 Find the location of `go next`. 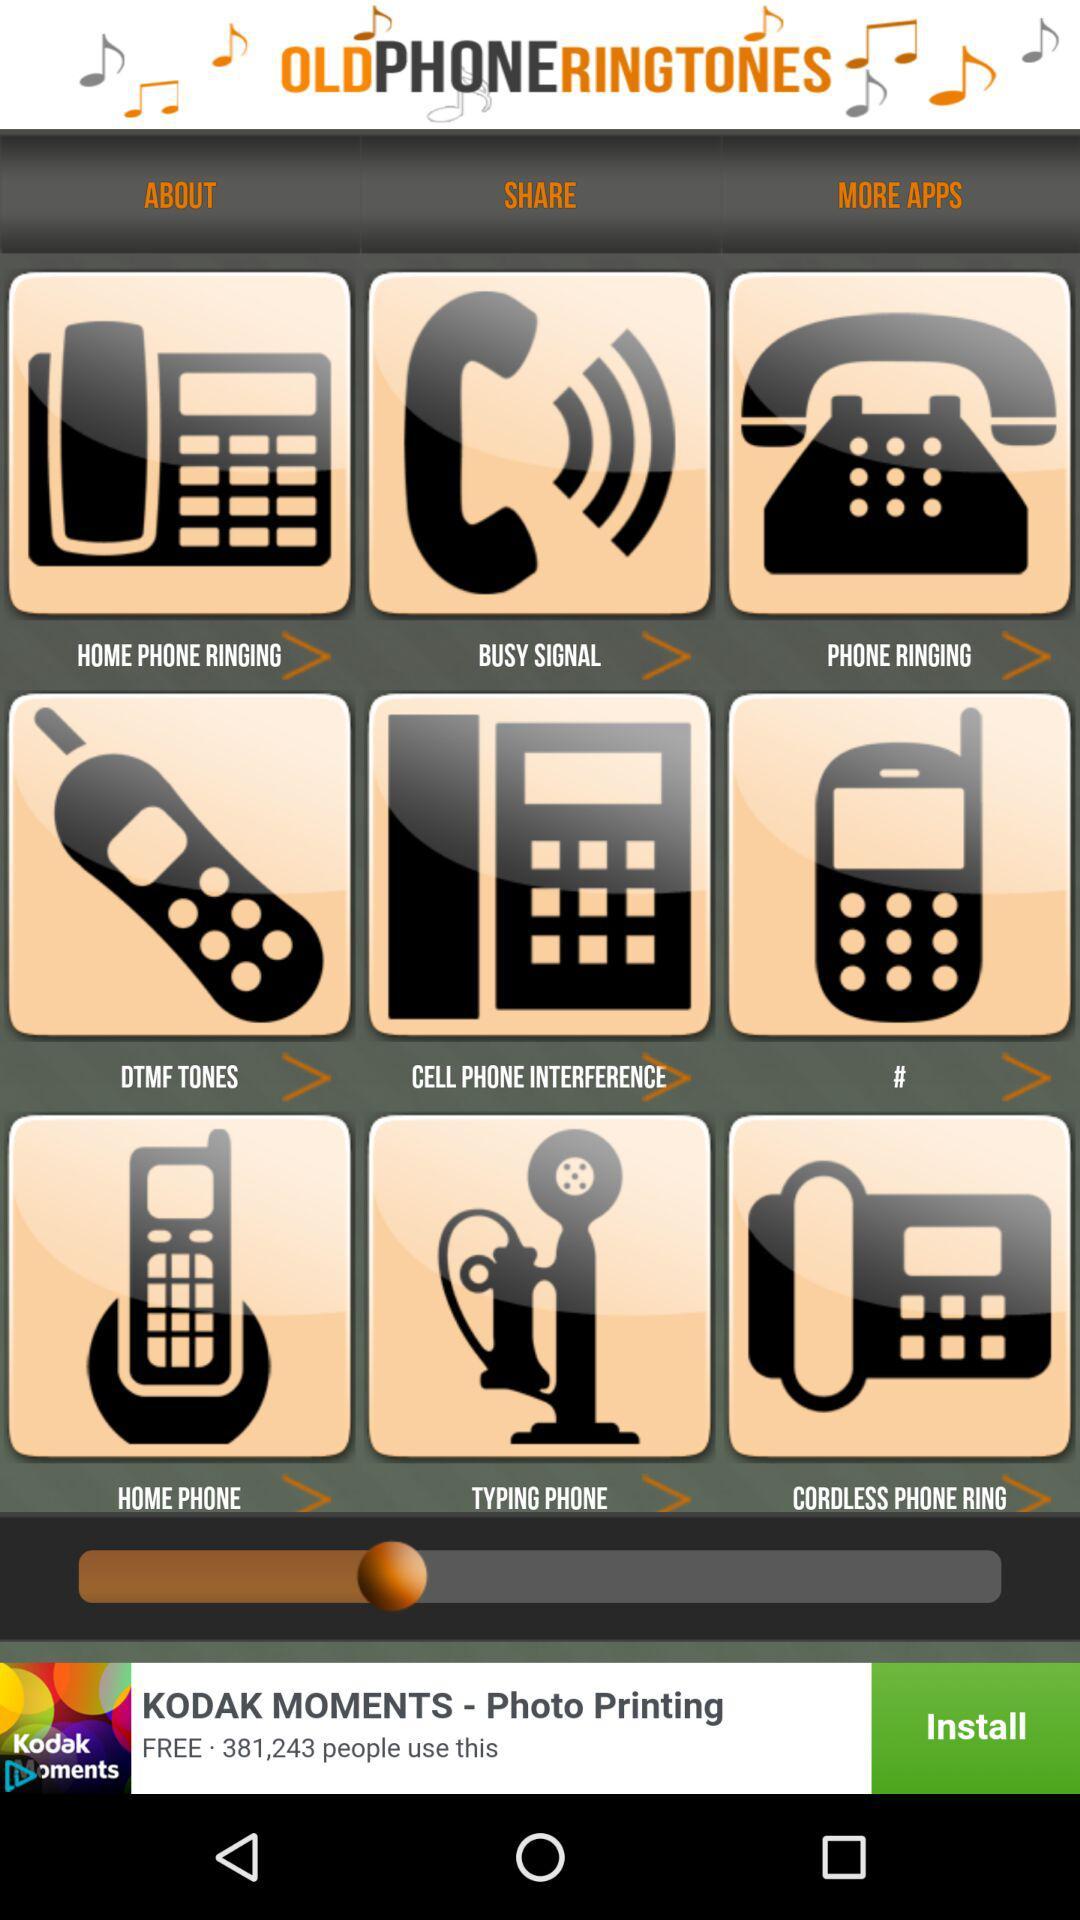

go next is located at coordinates (1026, 654).